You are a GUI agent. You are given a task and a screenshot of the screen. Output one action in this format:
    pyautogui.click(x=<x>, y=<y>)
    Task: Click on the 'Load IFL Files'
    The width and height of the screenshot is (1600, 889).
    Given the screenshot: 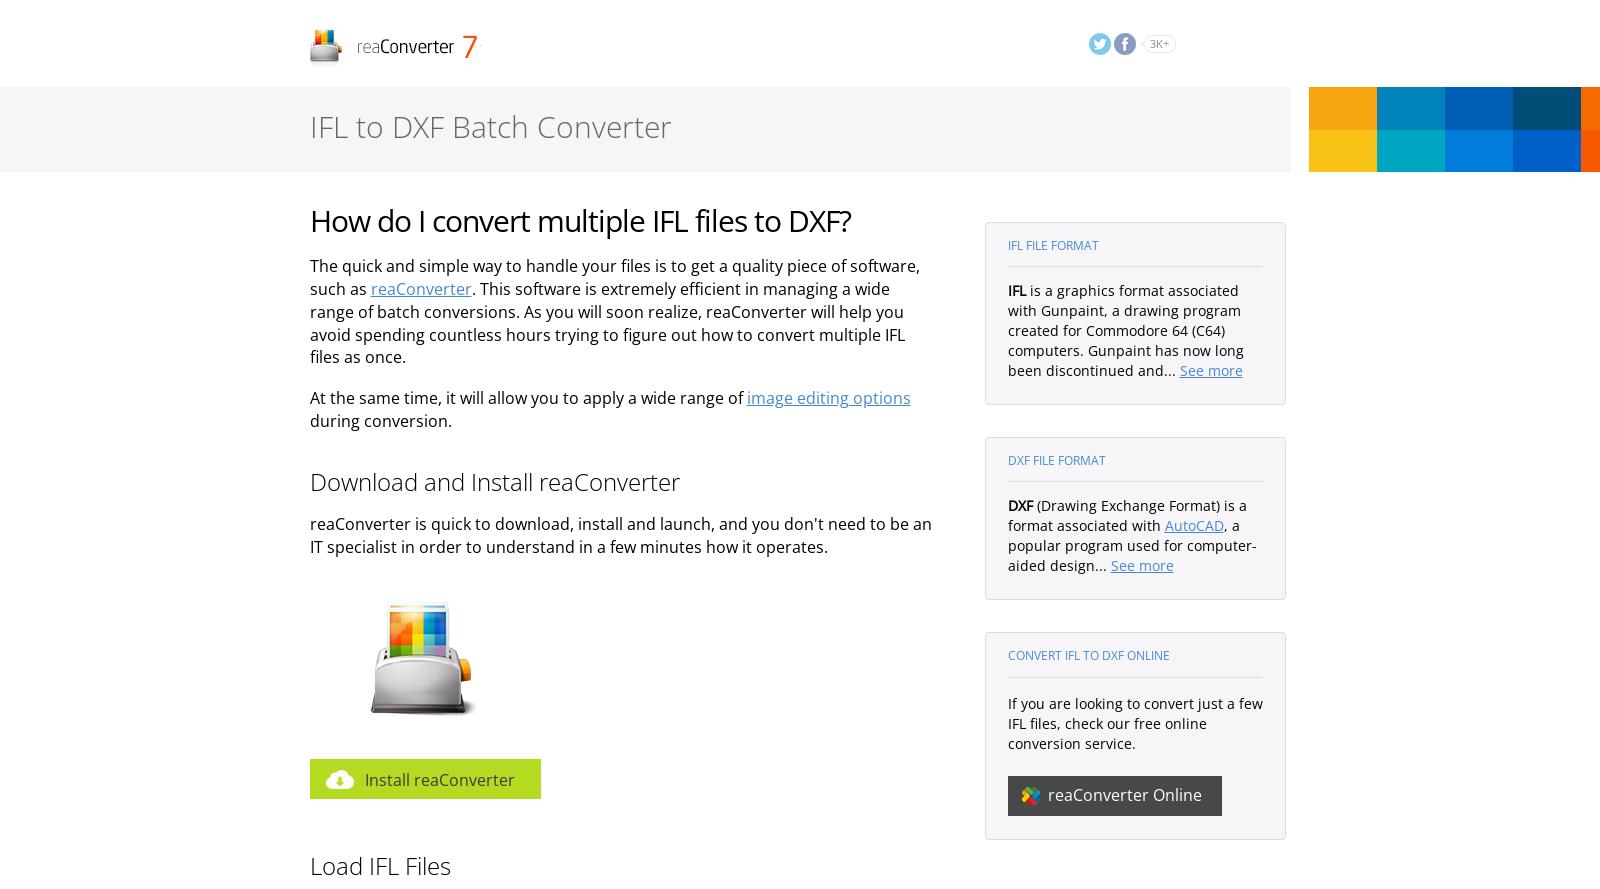 What is the action you would take?
    pyautogui.click(x=379, y=863)
    